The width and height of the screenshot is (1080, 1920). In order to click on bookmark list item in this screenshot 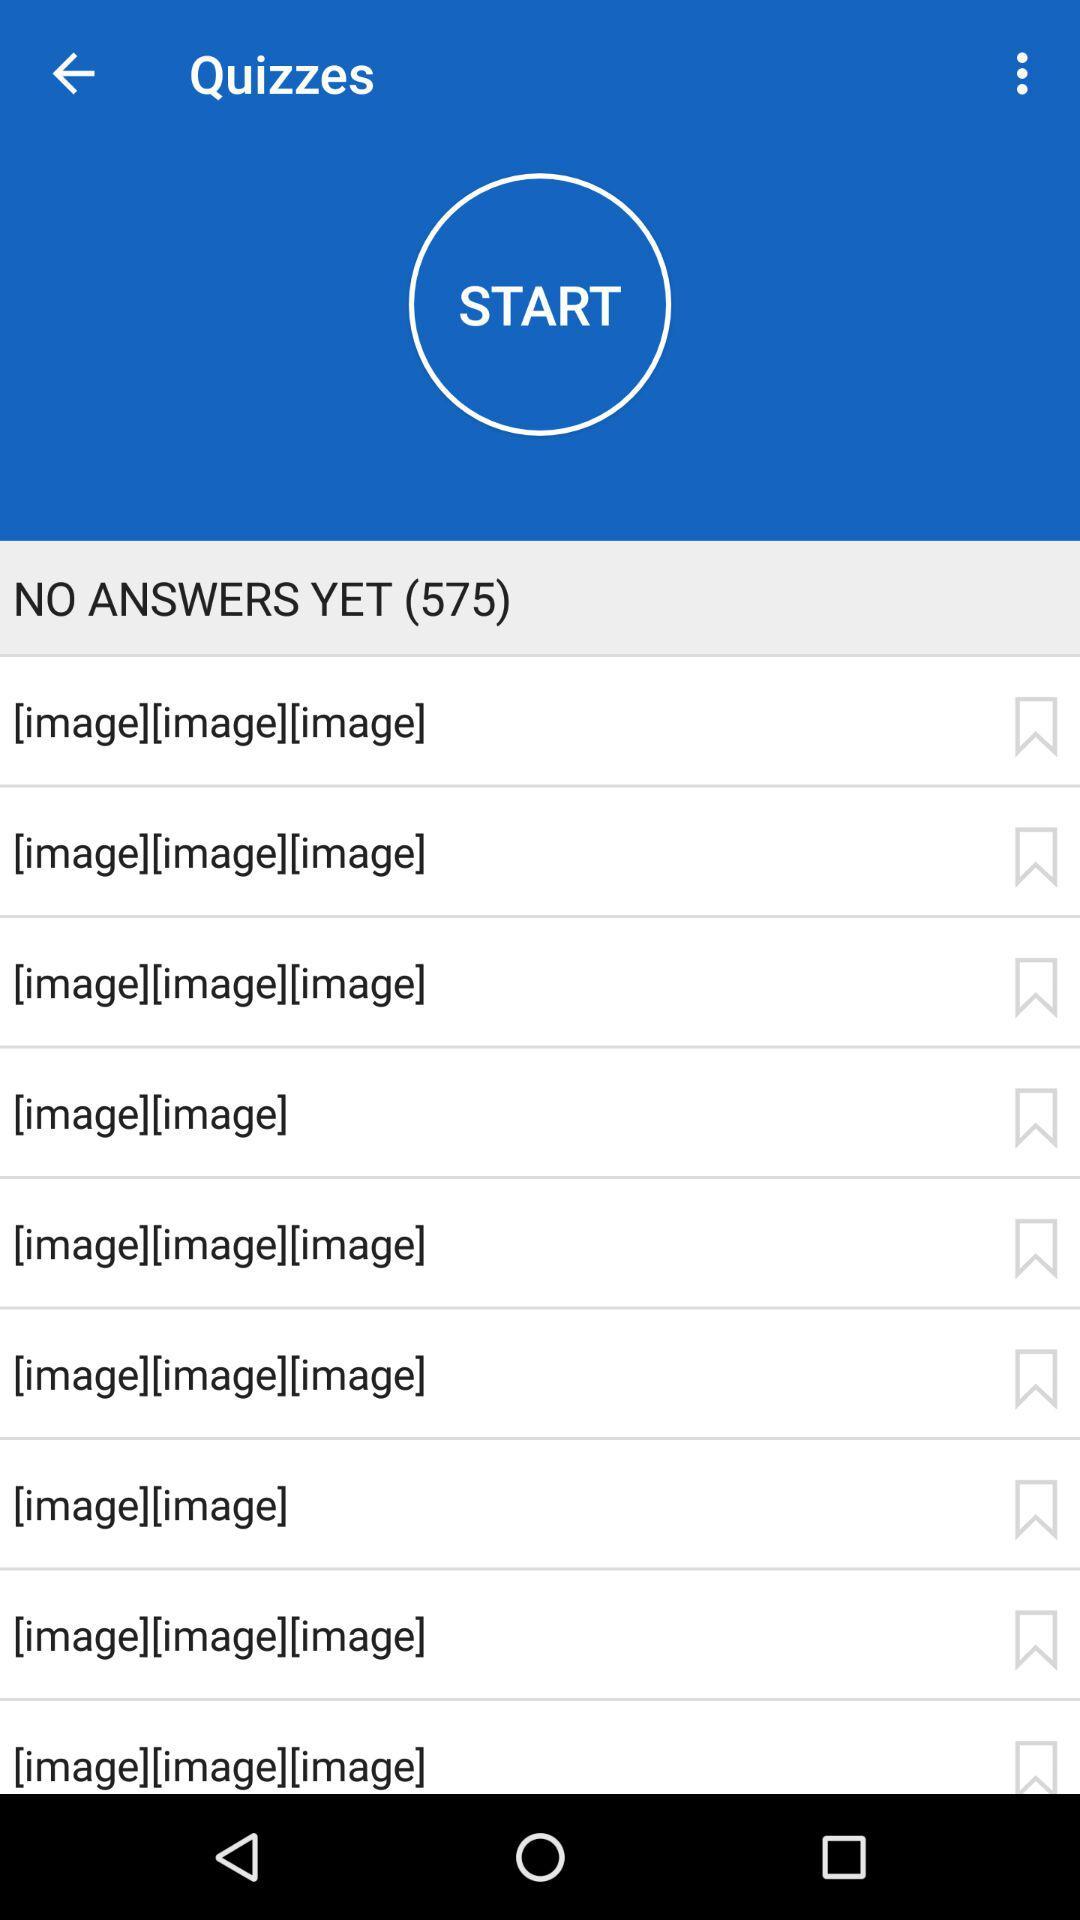, I will do `click(1035, 857)`.